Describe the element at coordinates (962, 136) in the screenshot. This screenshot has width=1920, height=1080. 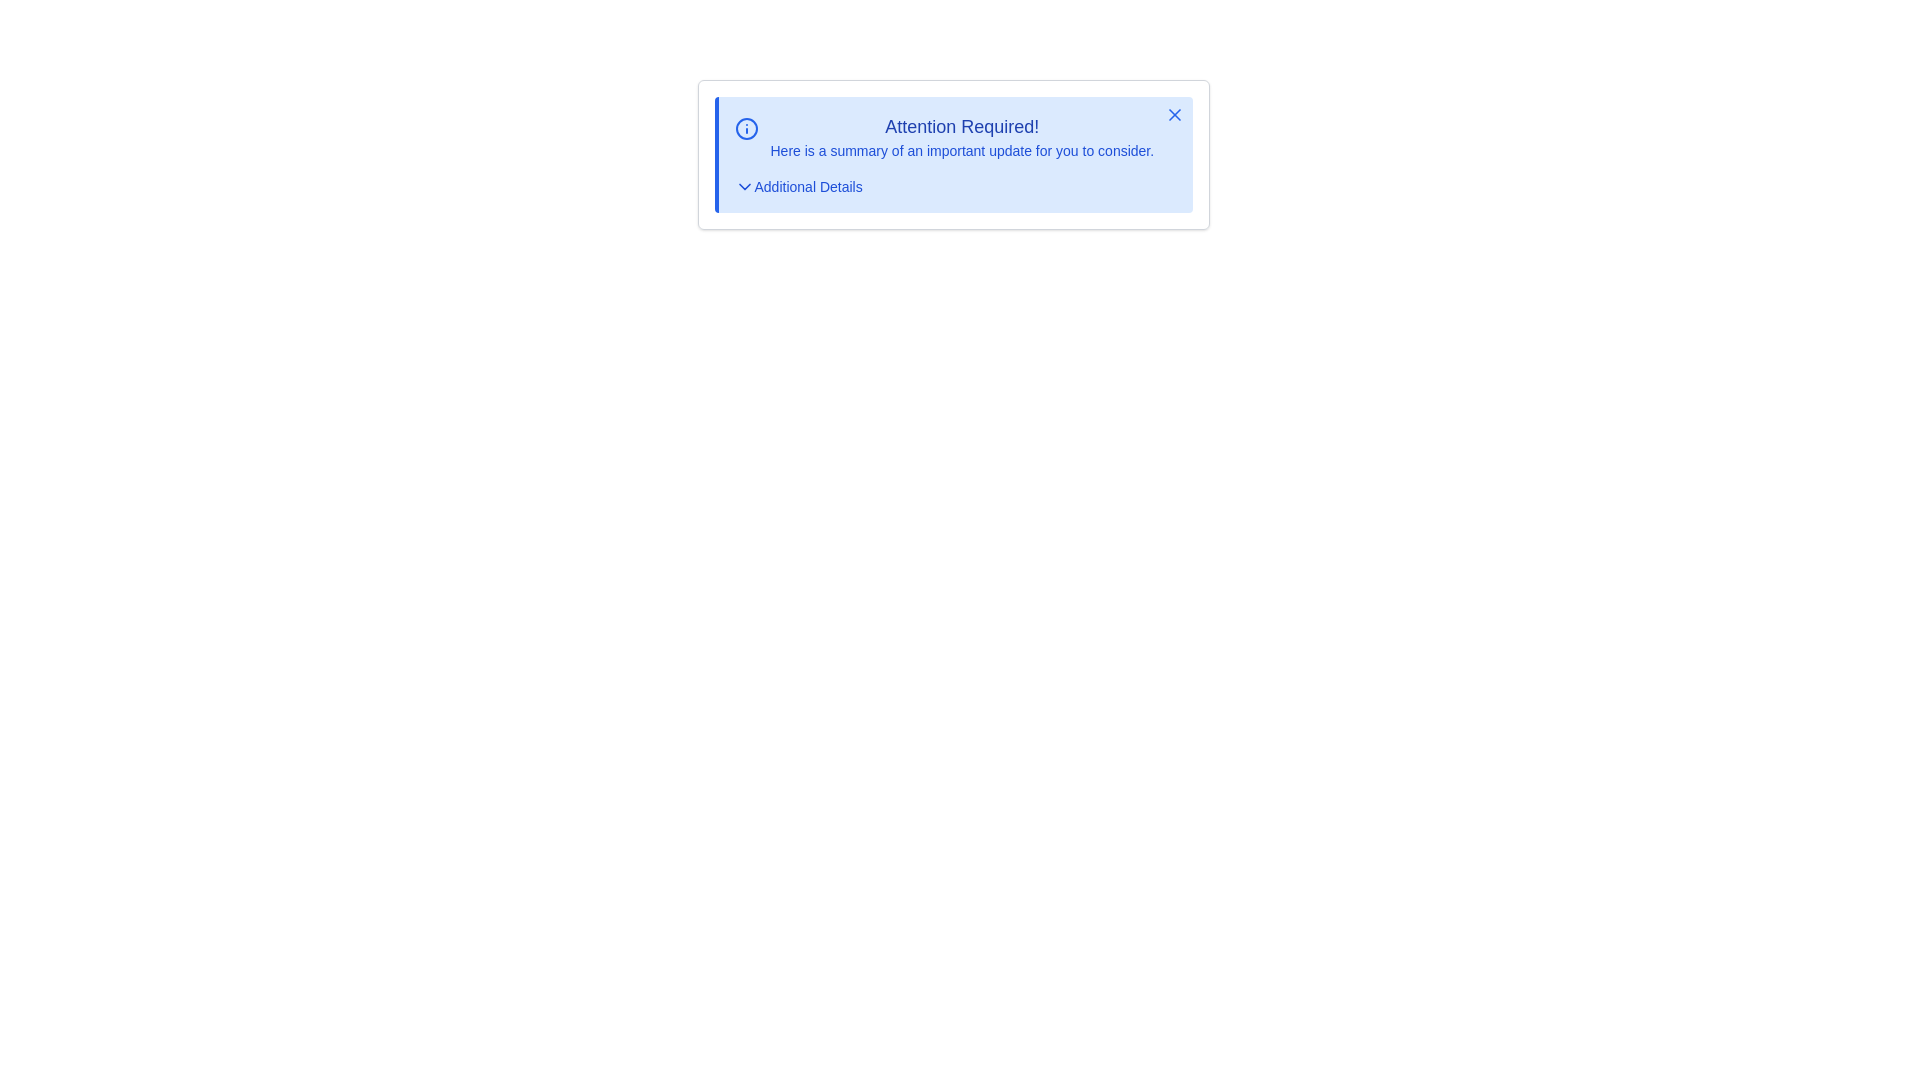
I see `text in the Notification text block that displays 'Attention Required!' and its summary explanation` at that location.